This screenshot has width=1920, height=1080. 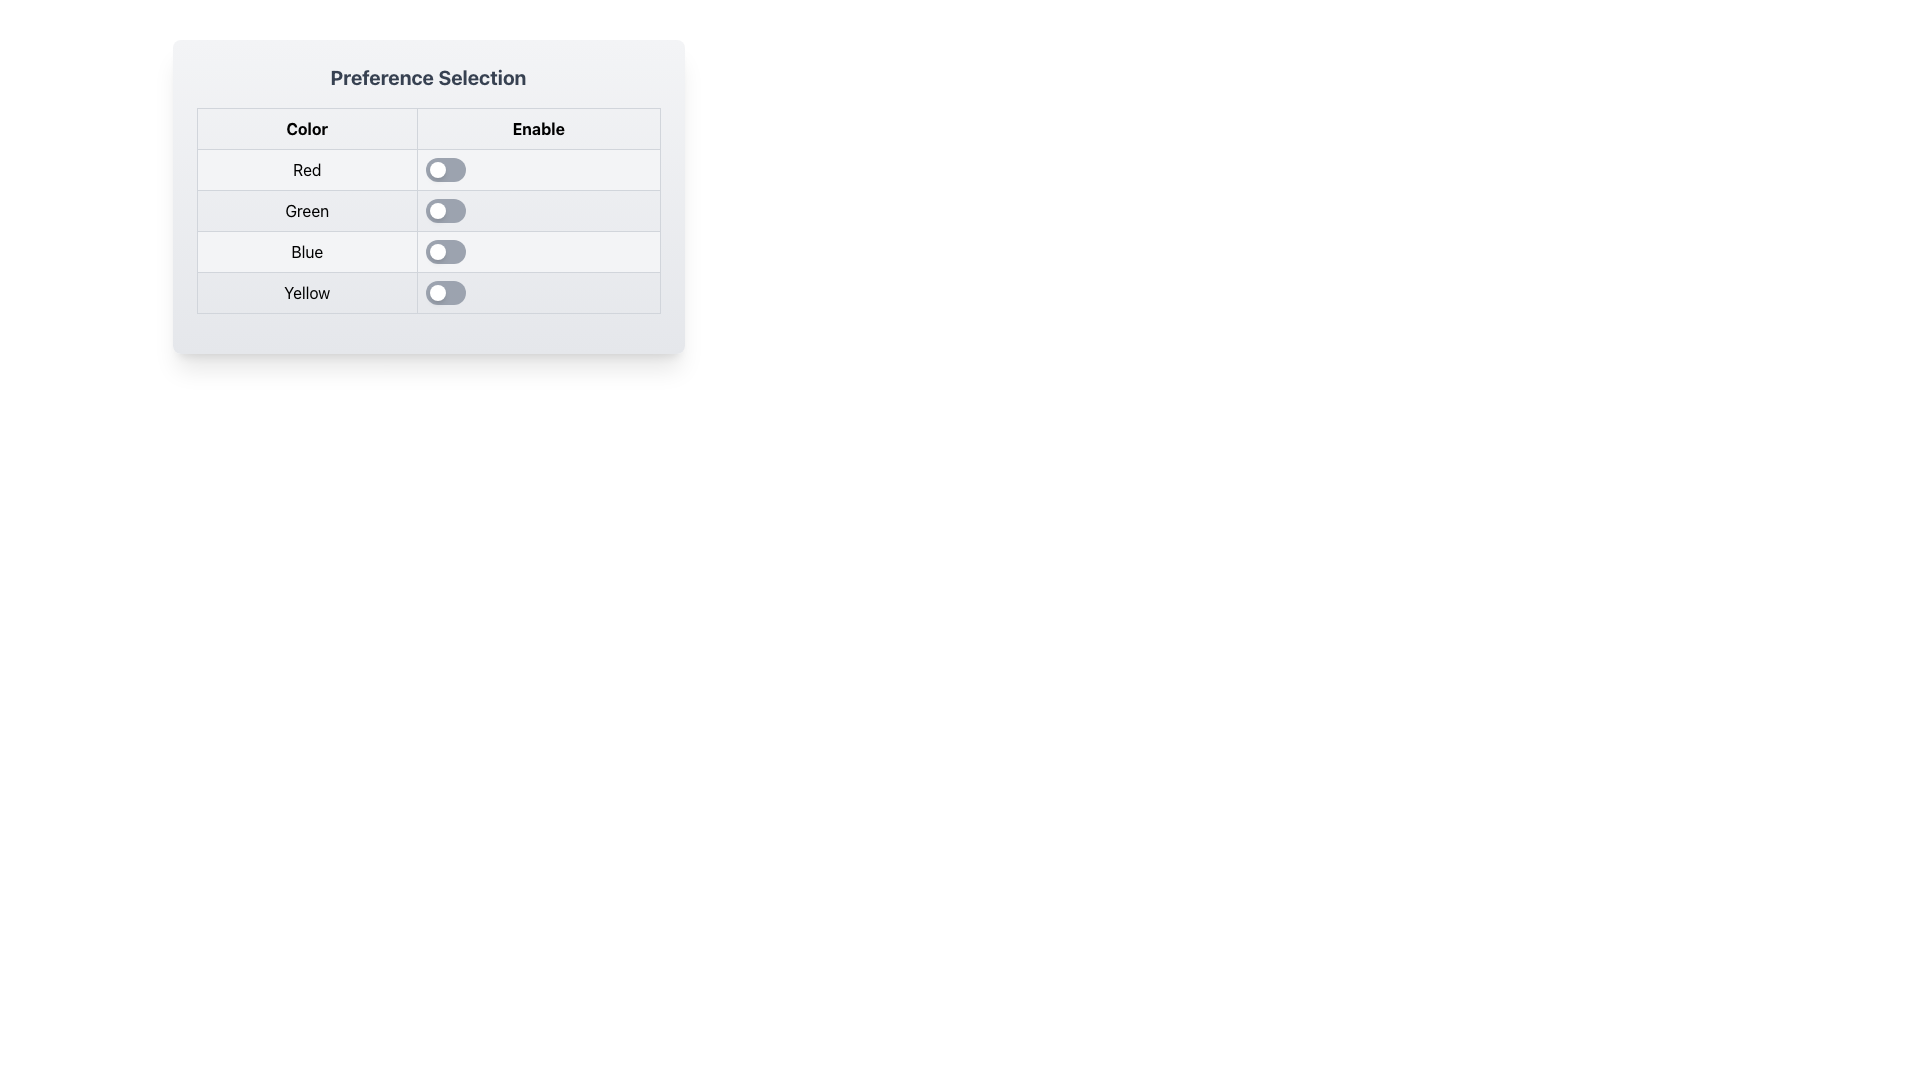 What do you see at coordinates (427, 211) in the screenshot?
I see `the toggle switch in the second row under the 'Enable' column, adjacent to the 'Green' row value` at bounding box center [427, 211].